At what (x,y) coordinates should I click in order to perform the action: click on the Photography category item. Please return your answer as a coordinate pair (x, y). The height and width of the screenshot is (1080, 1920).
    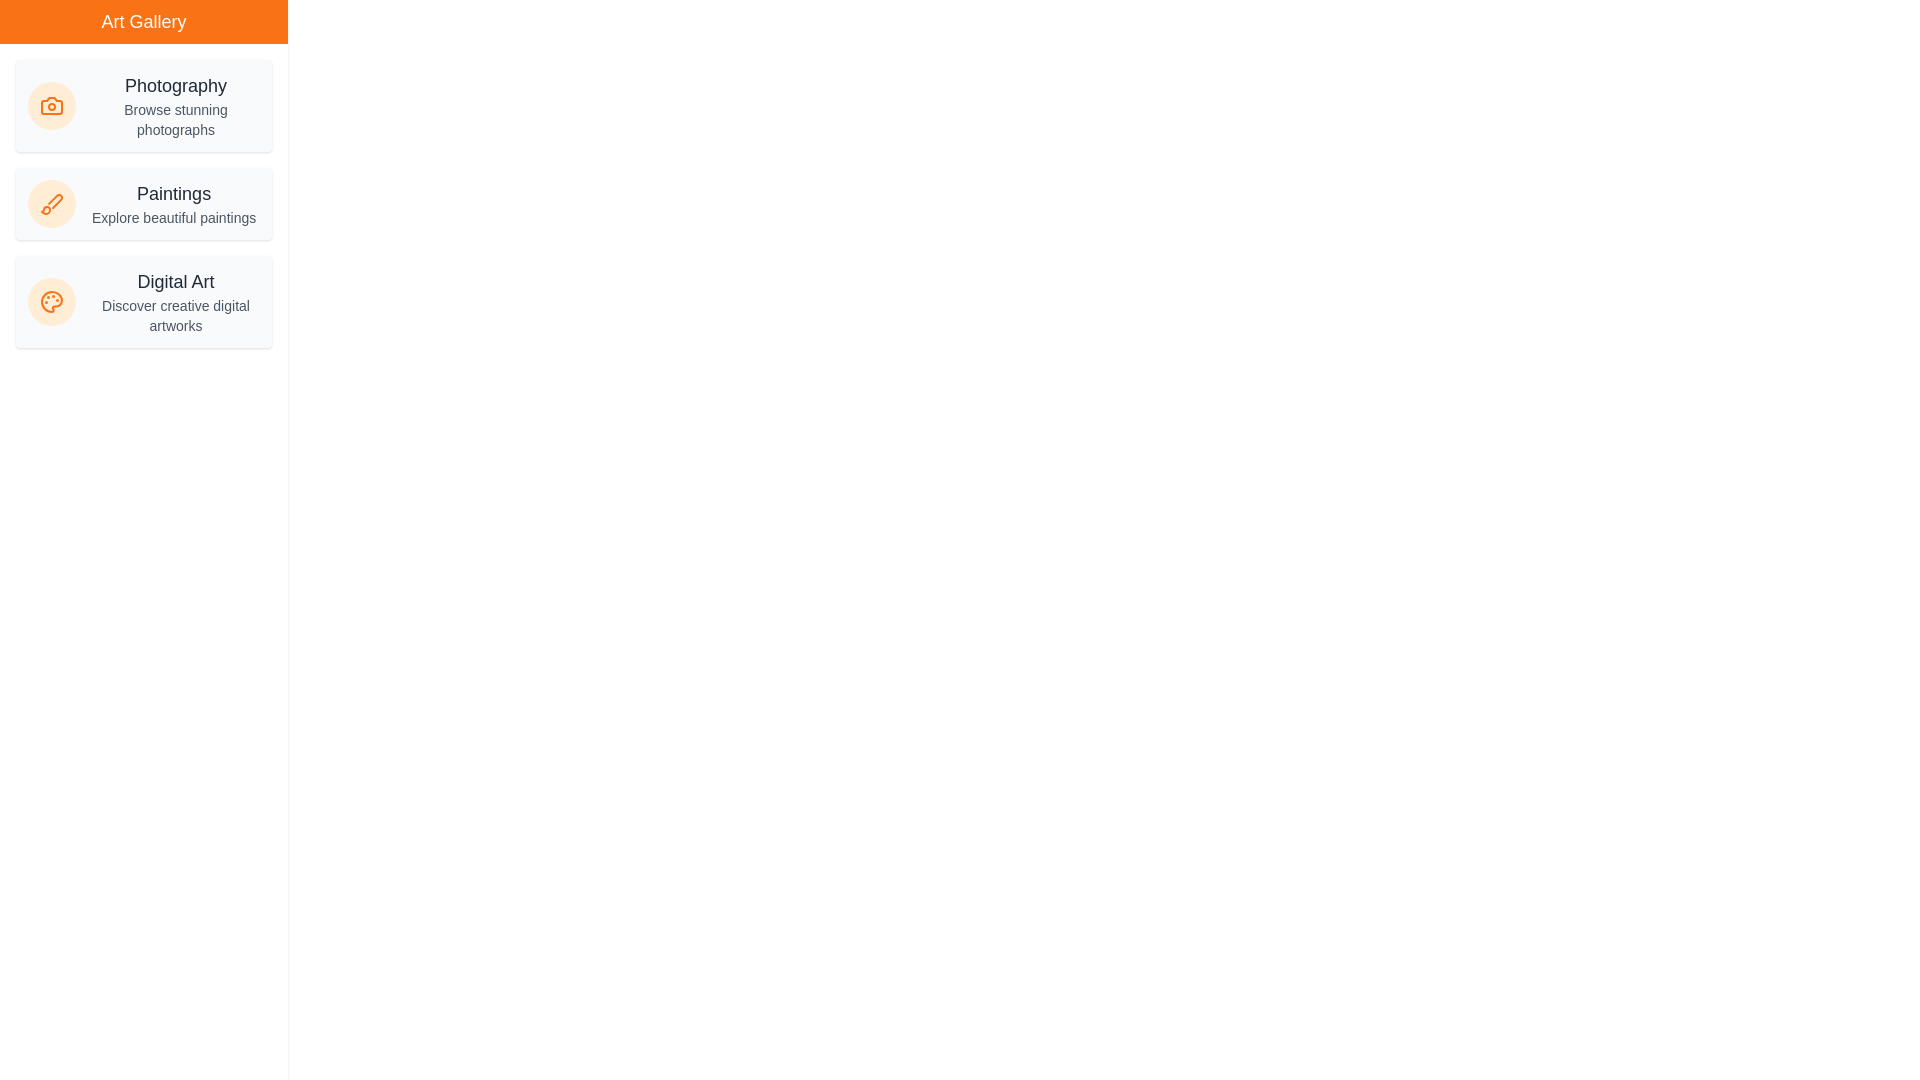
    Looking at the image, I should click on (143, 105).